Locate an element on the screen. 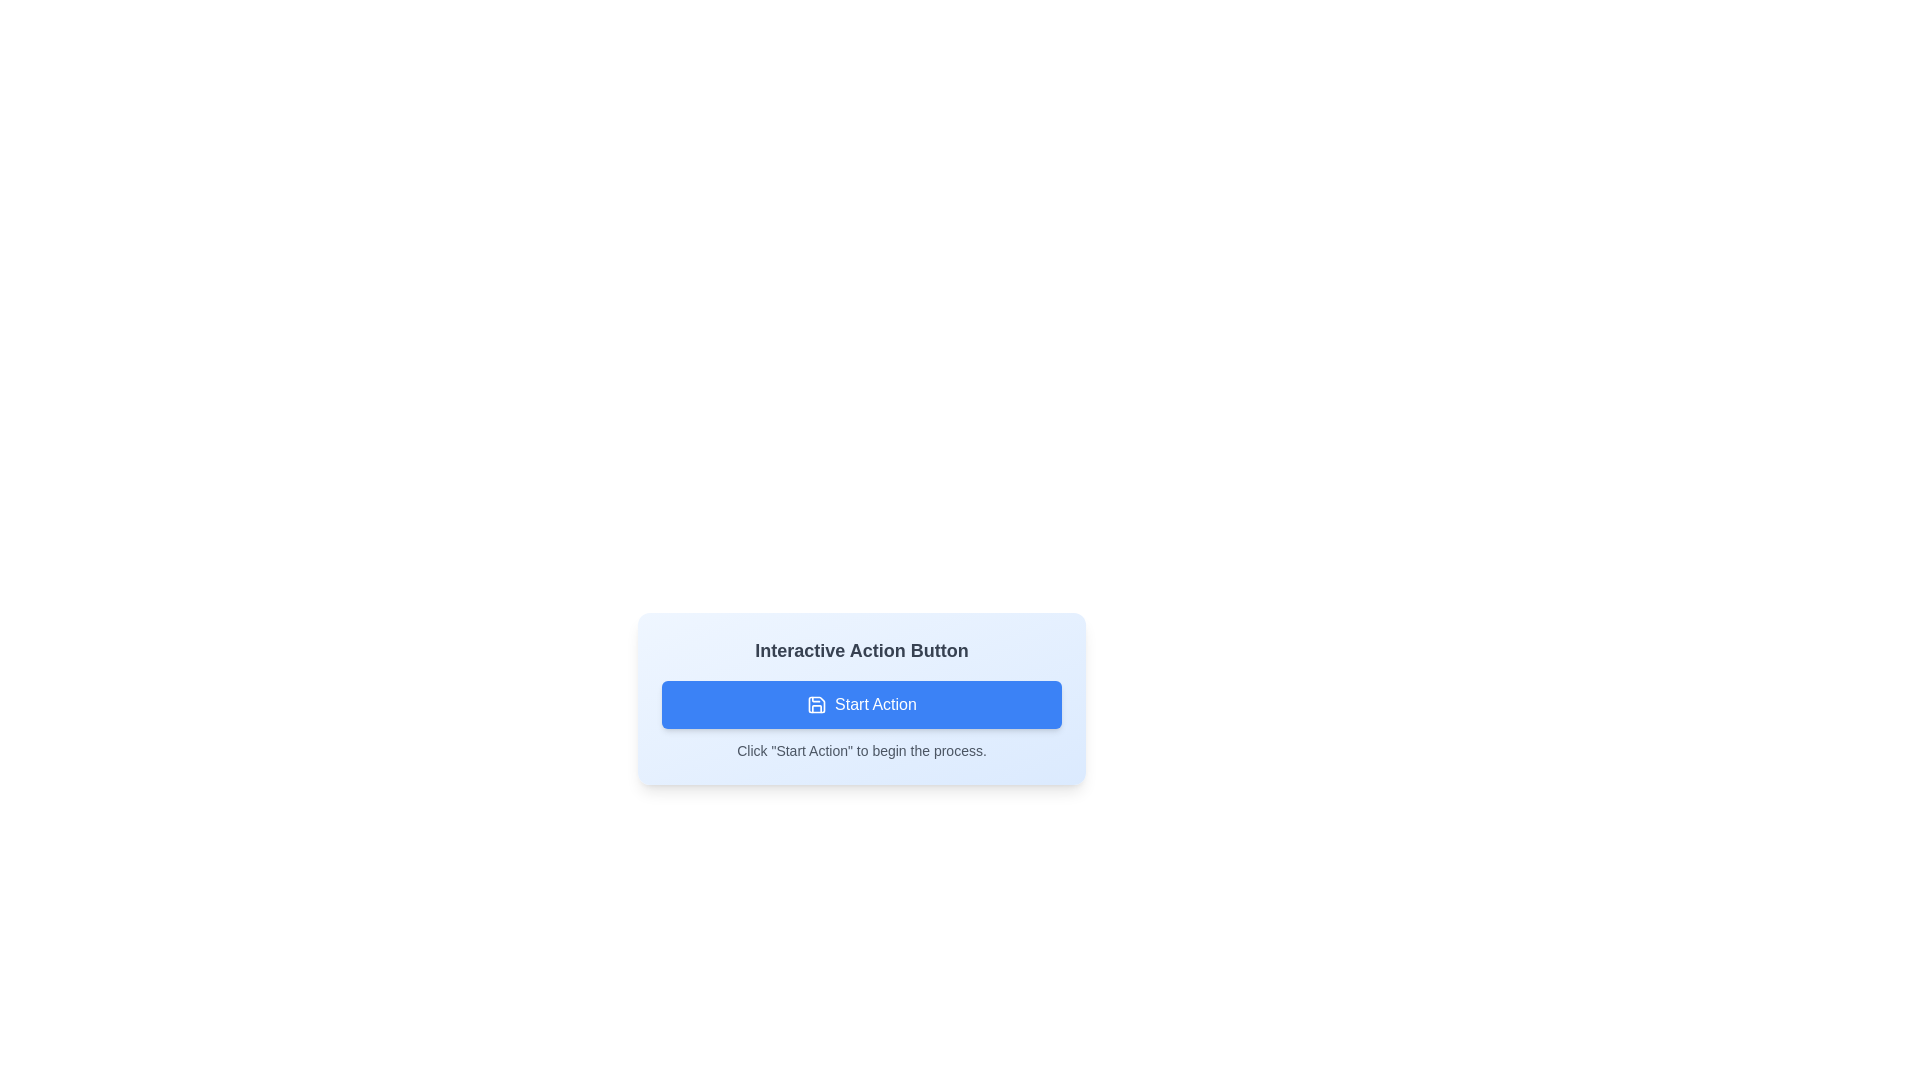  the SVG icon located within the 'Start Action' button, which is positioned to the left of the button's text, to initiate interaction is located at coordinates (817, 704).